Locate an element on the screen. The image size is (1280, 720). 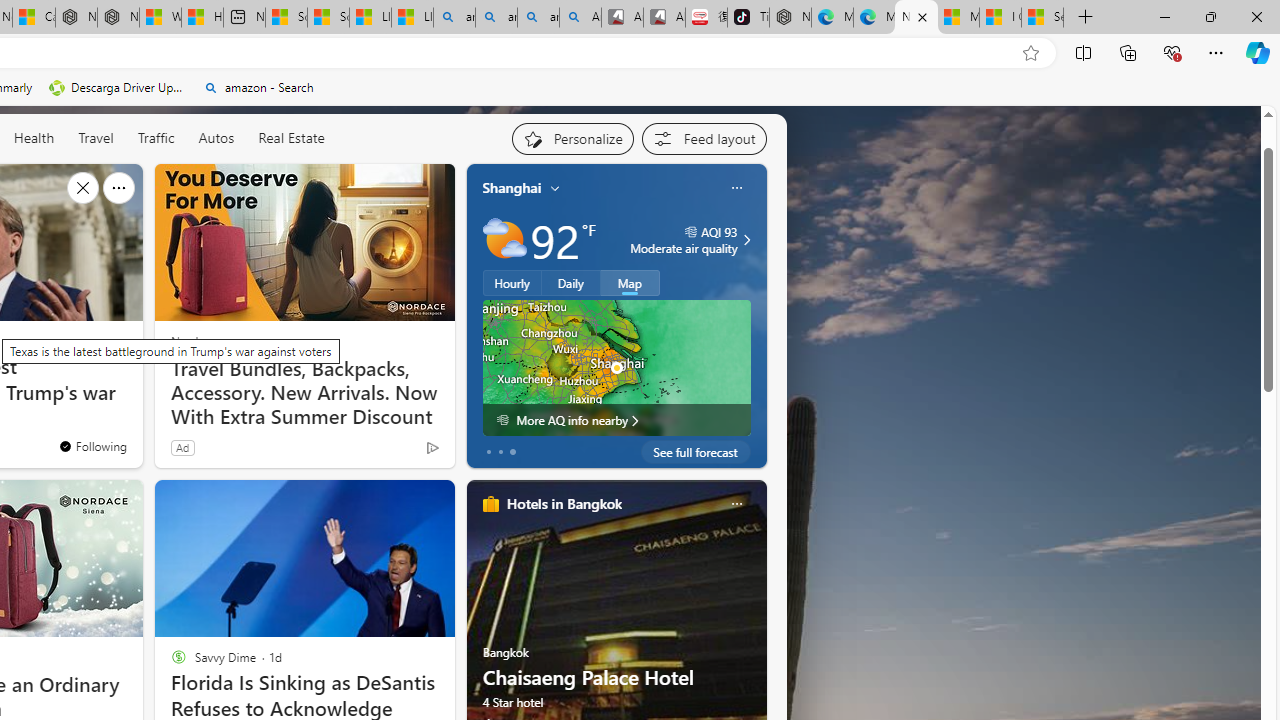
'Traffic' is located at coordinates (154, 136).